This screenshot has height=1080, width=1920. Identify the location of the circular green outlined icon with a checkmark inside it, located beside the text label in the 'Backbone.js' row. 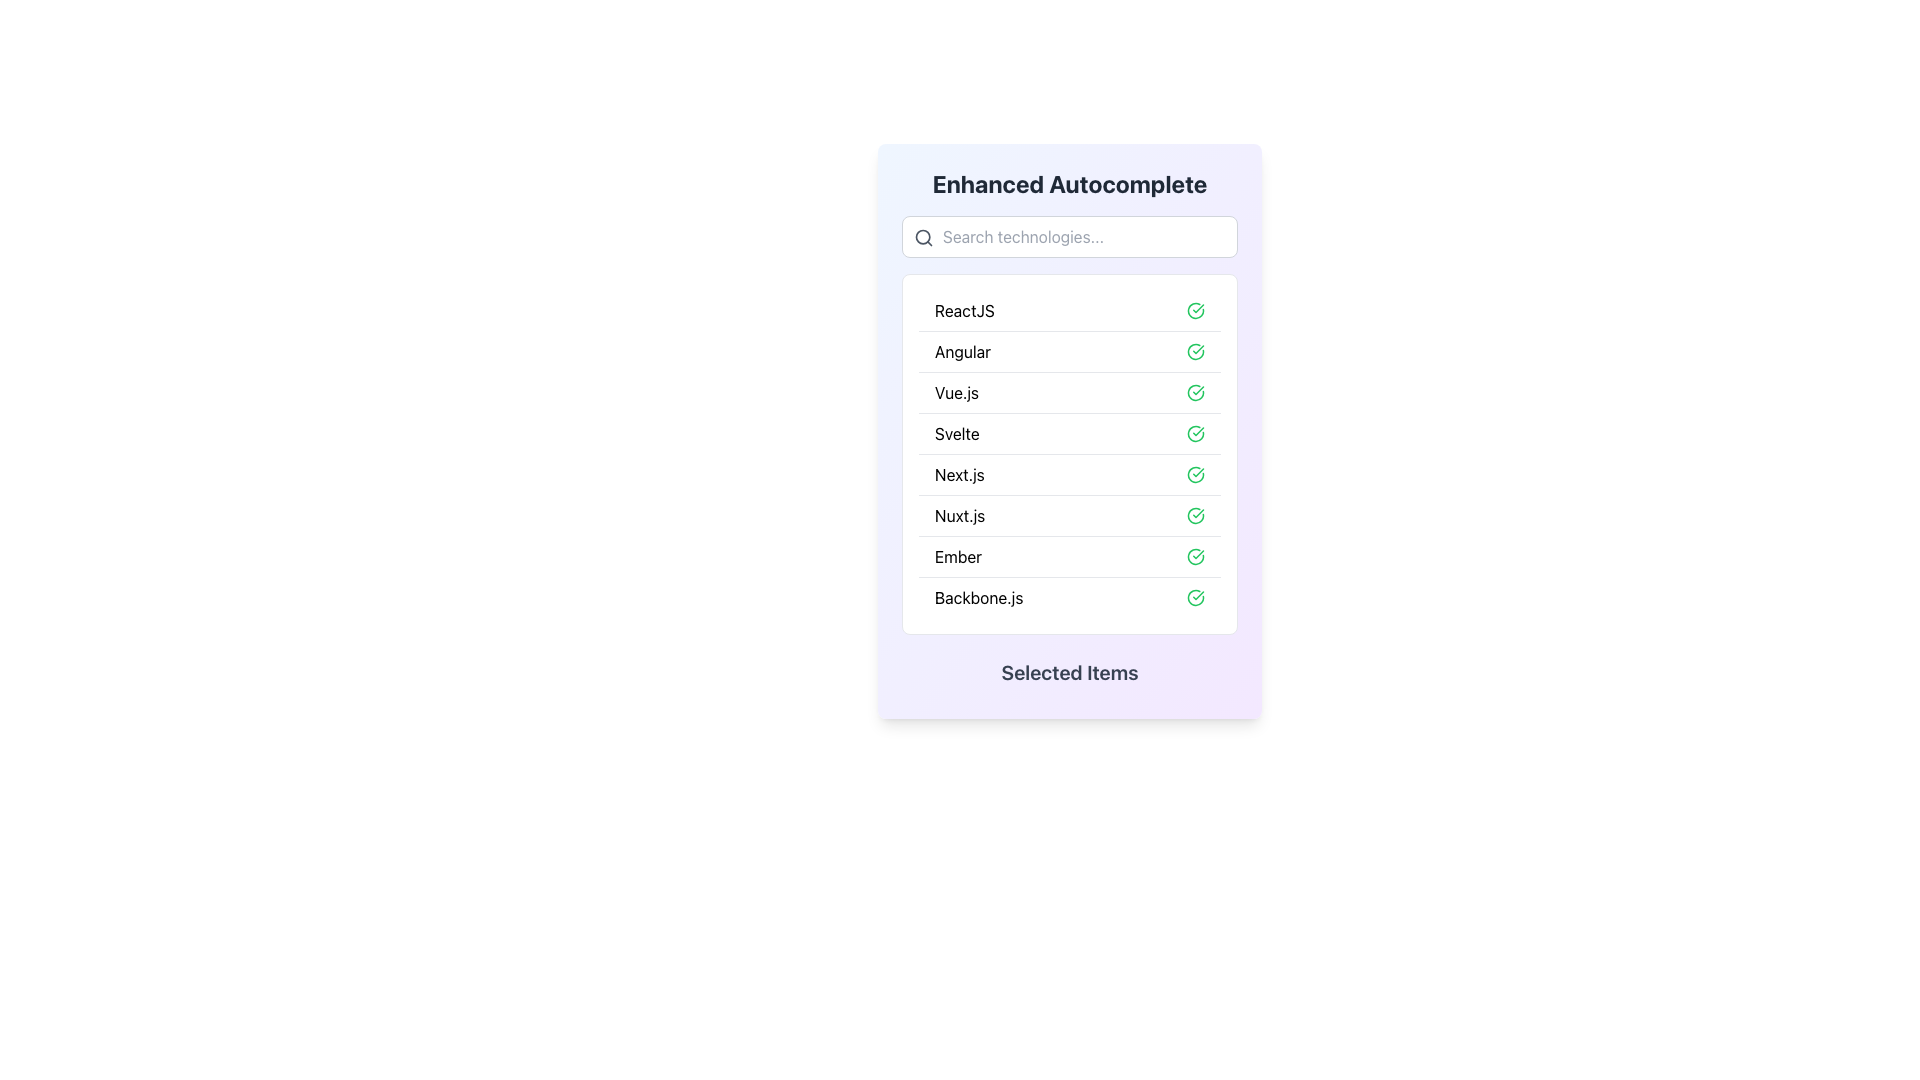
(1195, 596).